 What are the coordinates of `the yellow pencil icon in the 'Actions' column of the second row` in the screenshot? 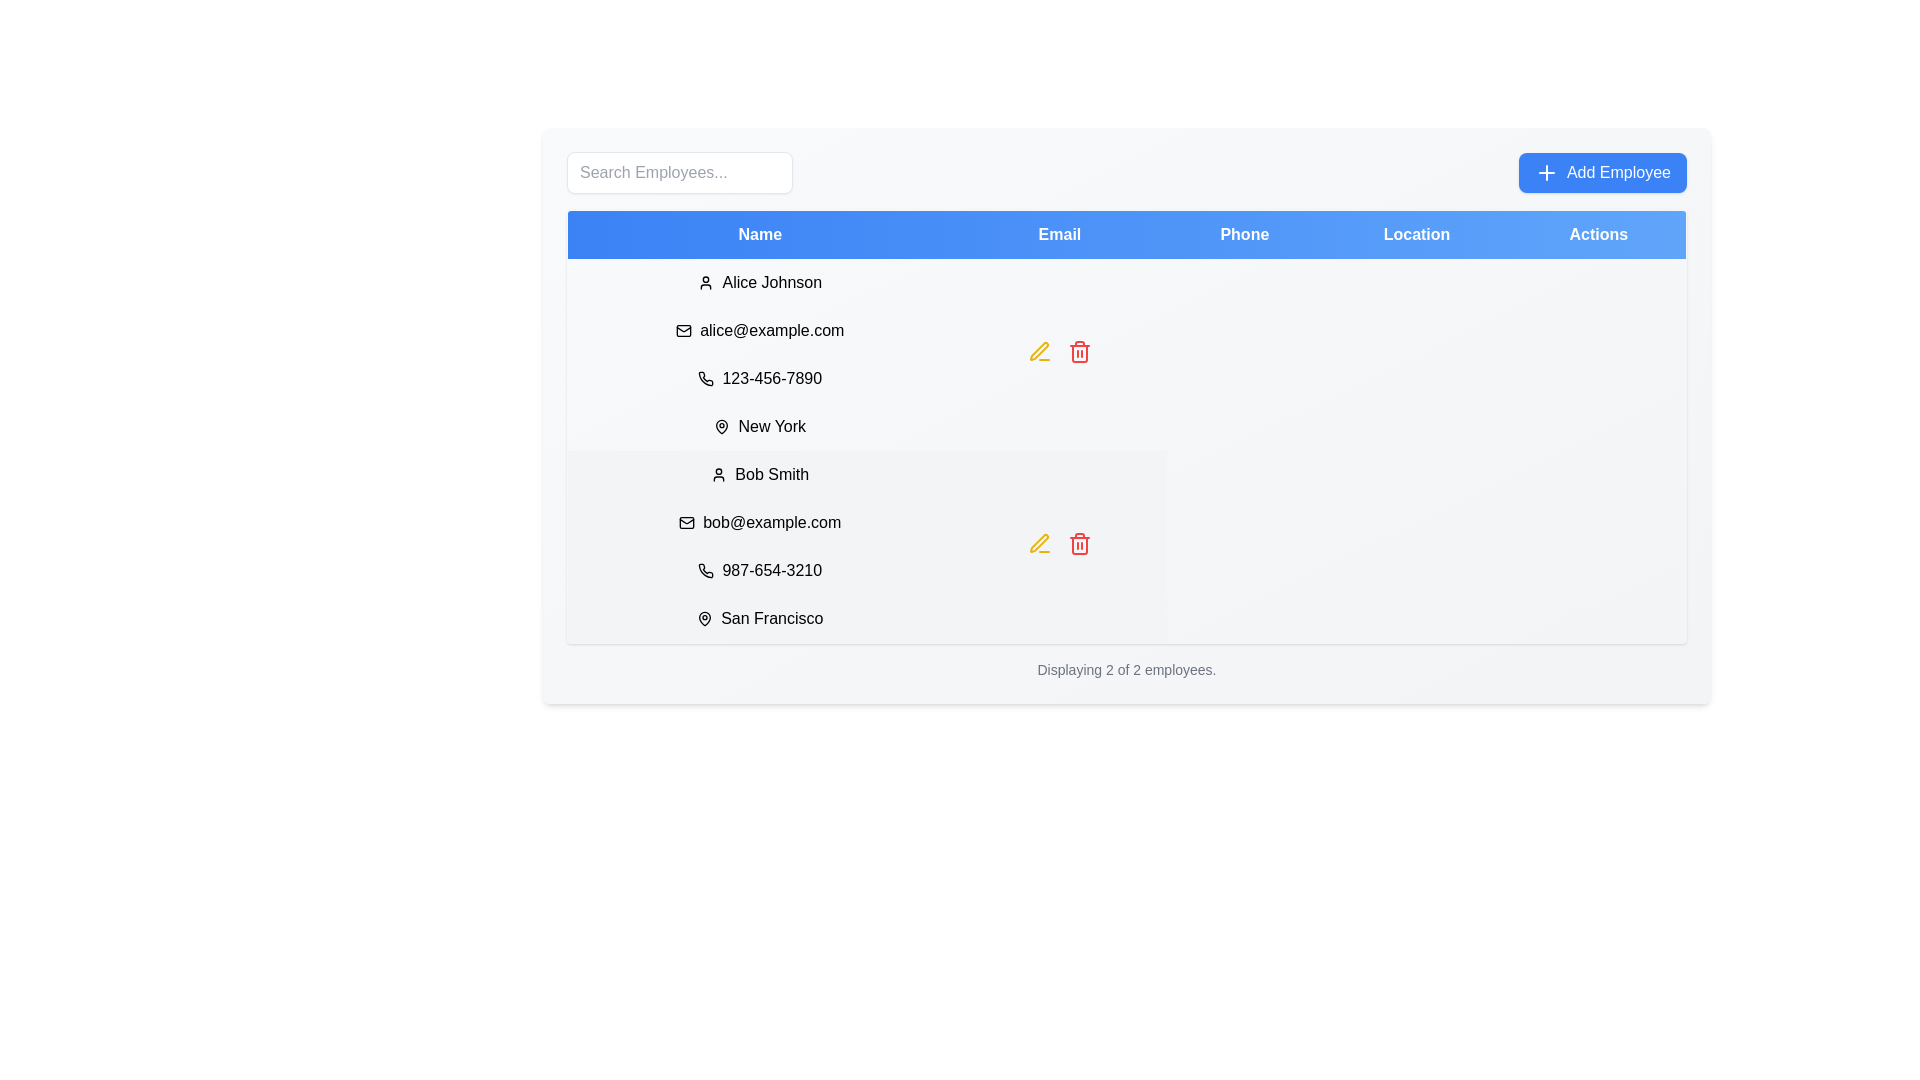 It's located at (1039, 543).